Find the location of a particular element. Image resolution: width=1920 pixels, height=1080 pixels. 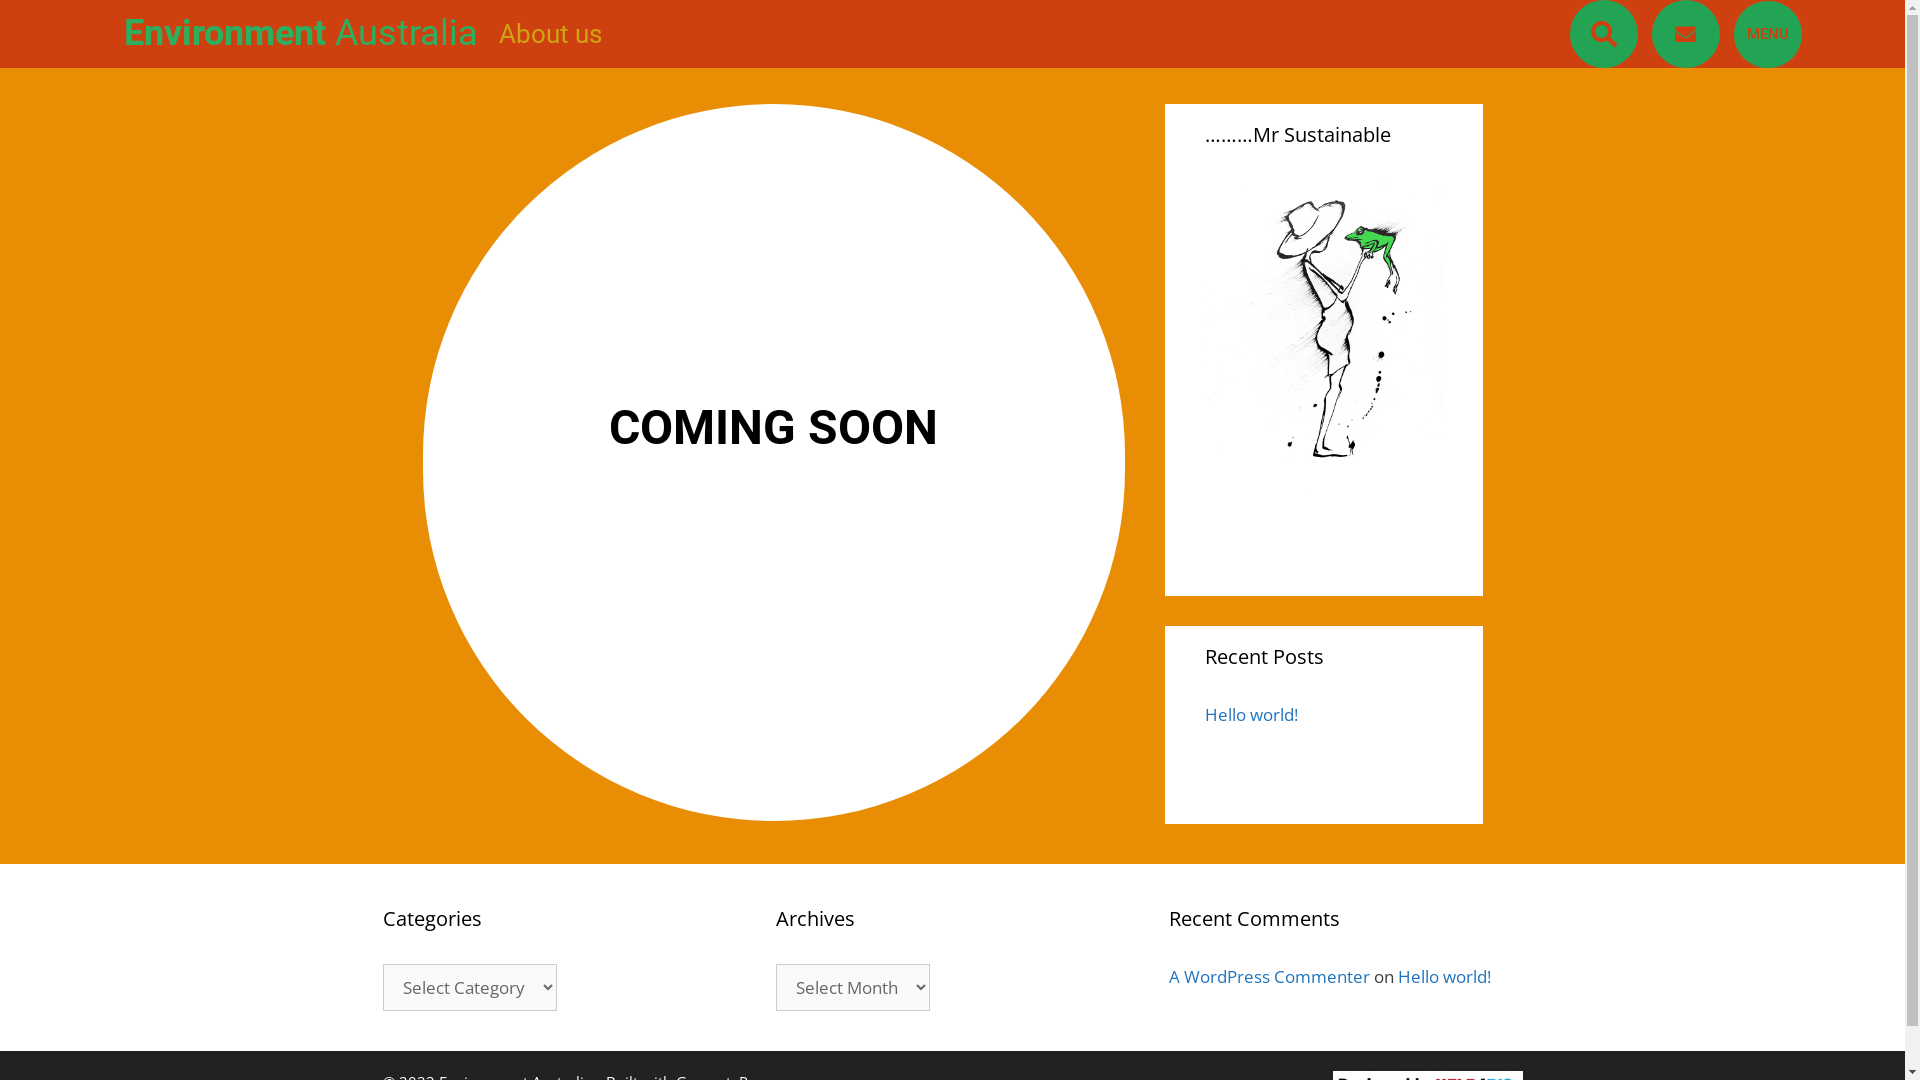

'MENU' is located at coordinates (1732, 33).